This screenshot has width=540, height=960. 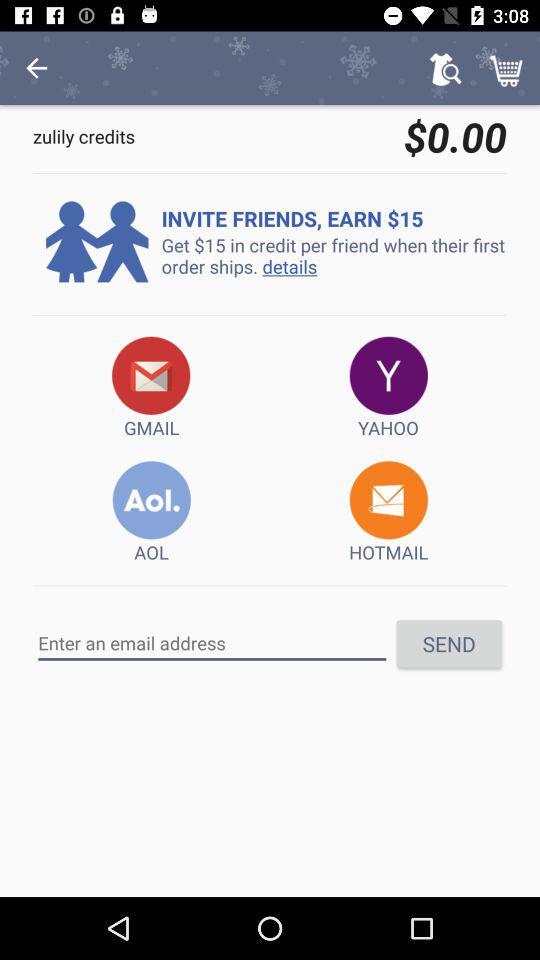 What do you see at coordinates (211, 642) in the screenshot?
I see `item to the left of send icon` at bounding box center [211, 642].